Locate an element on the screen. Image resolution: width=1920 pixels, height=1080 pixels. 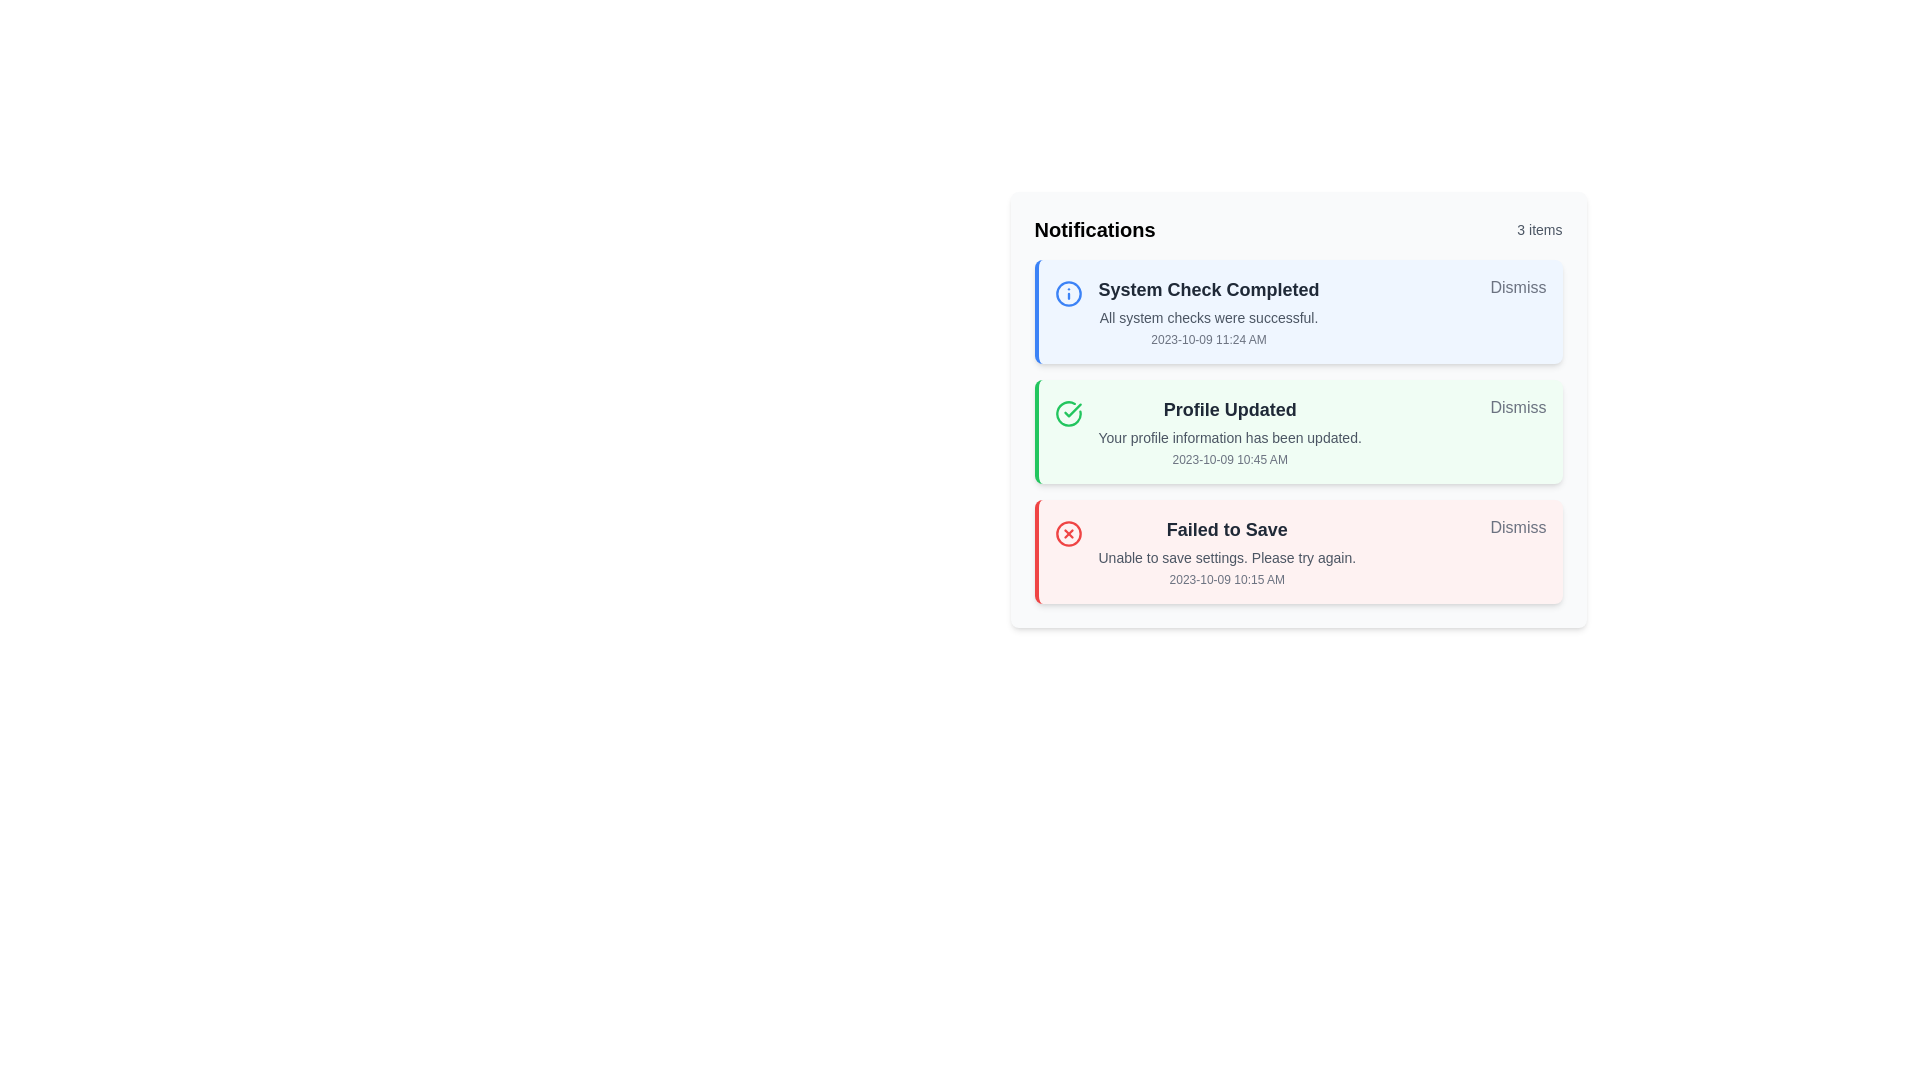
the 'Dismiss' button located at the rightmost end of the 'System Check Completed' notification card is located at coordinates (1518, 288).